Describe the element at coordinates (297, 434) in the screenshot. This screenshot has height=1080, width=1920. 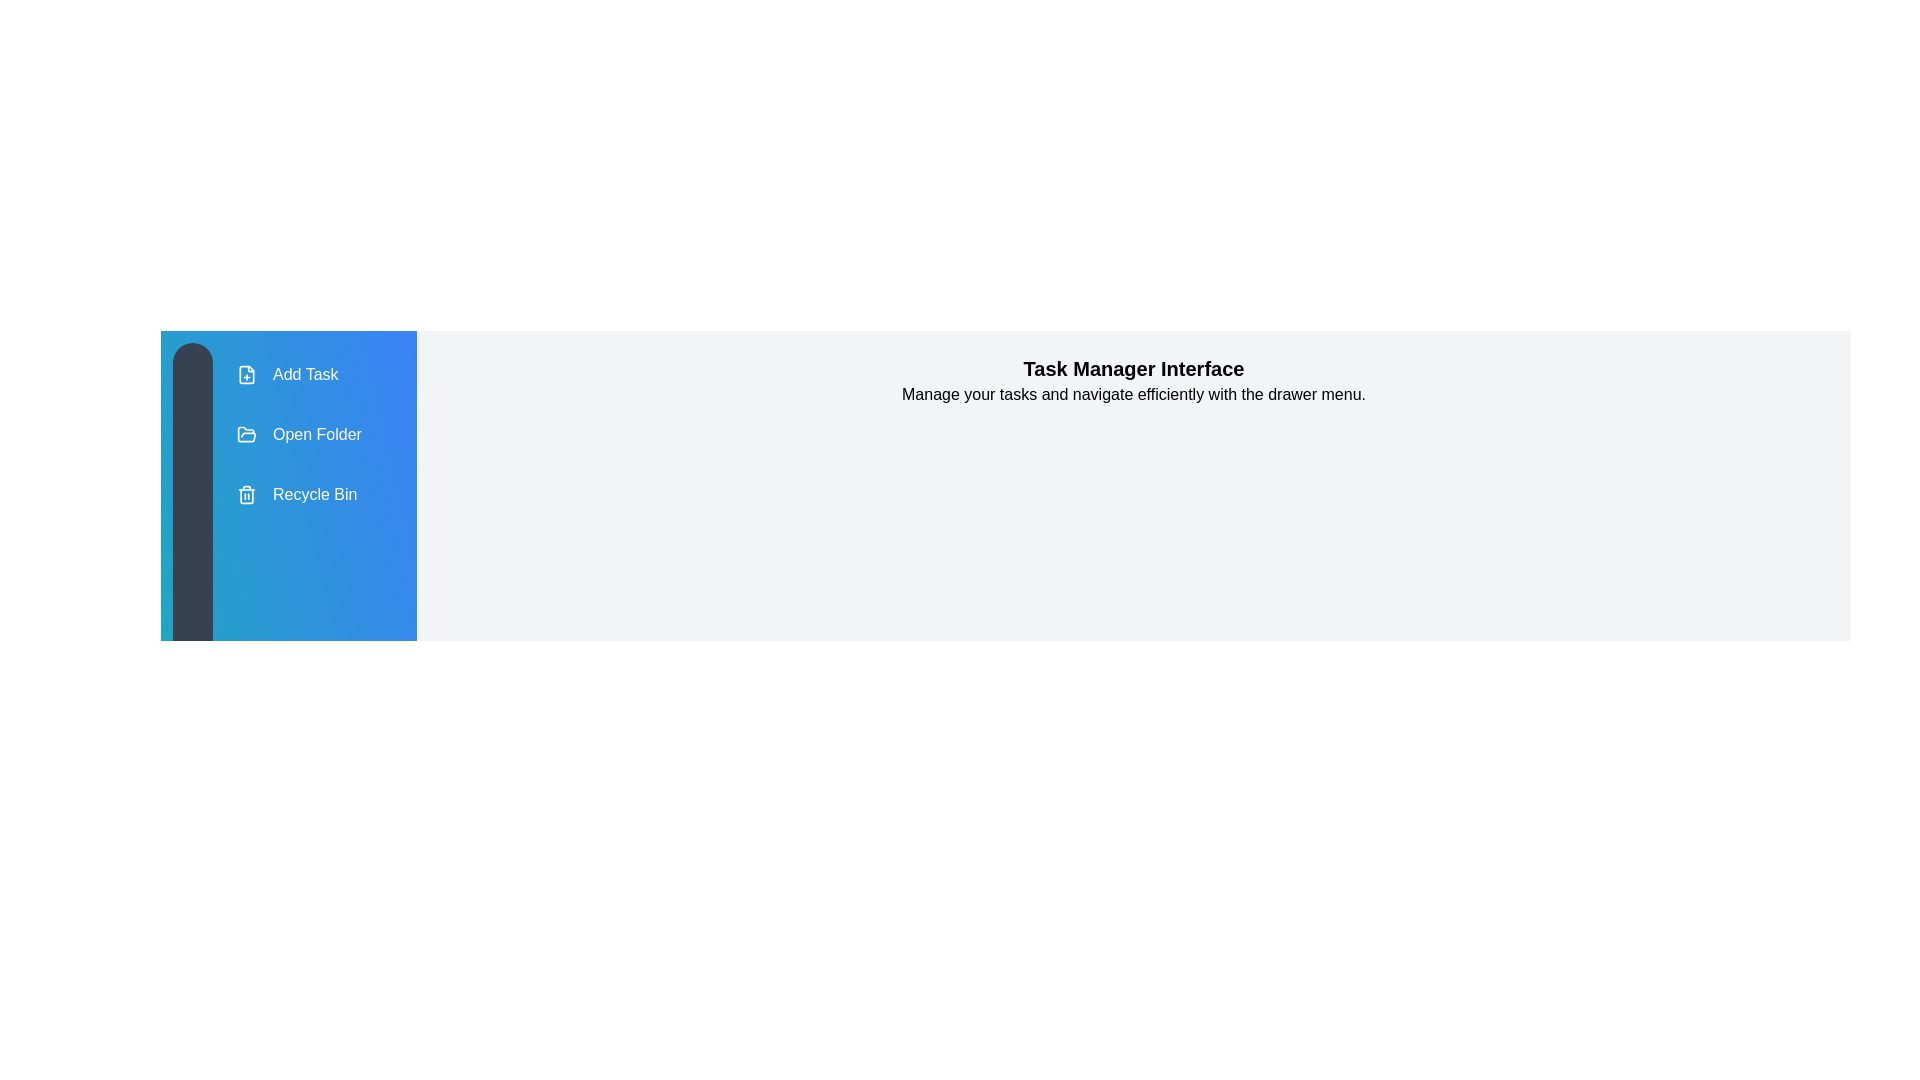
I see `the 'Open Folder' menu item in the TaskManagerDrawer` at that location.